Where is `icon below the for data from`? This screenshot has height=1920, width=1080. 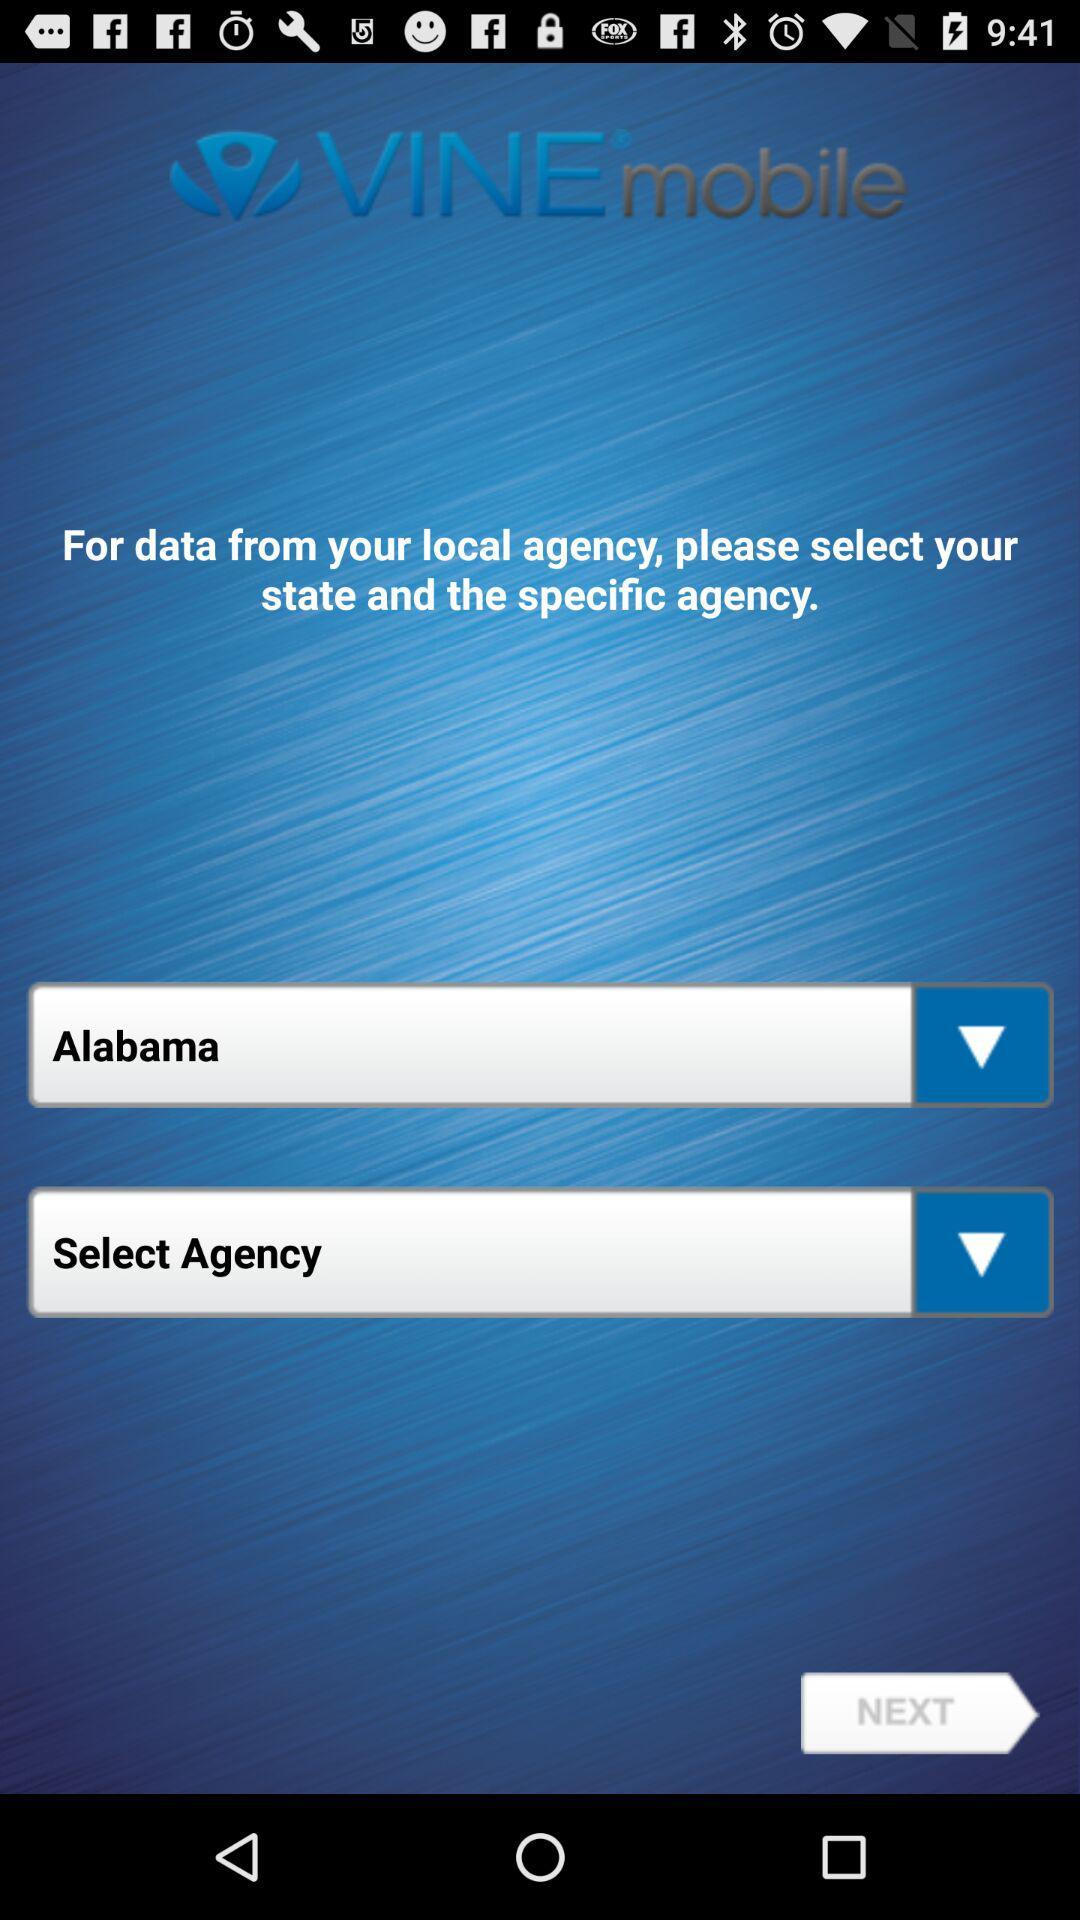 icon below the for data from is located at coordinates (540, 1043).